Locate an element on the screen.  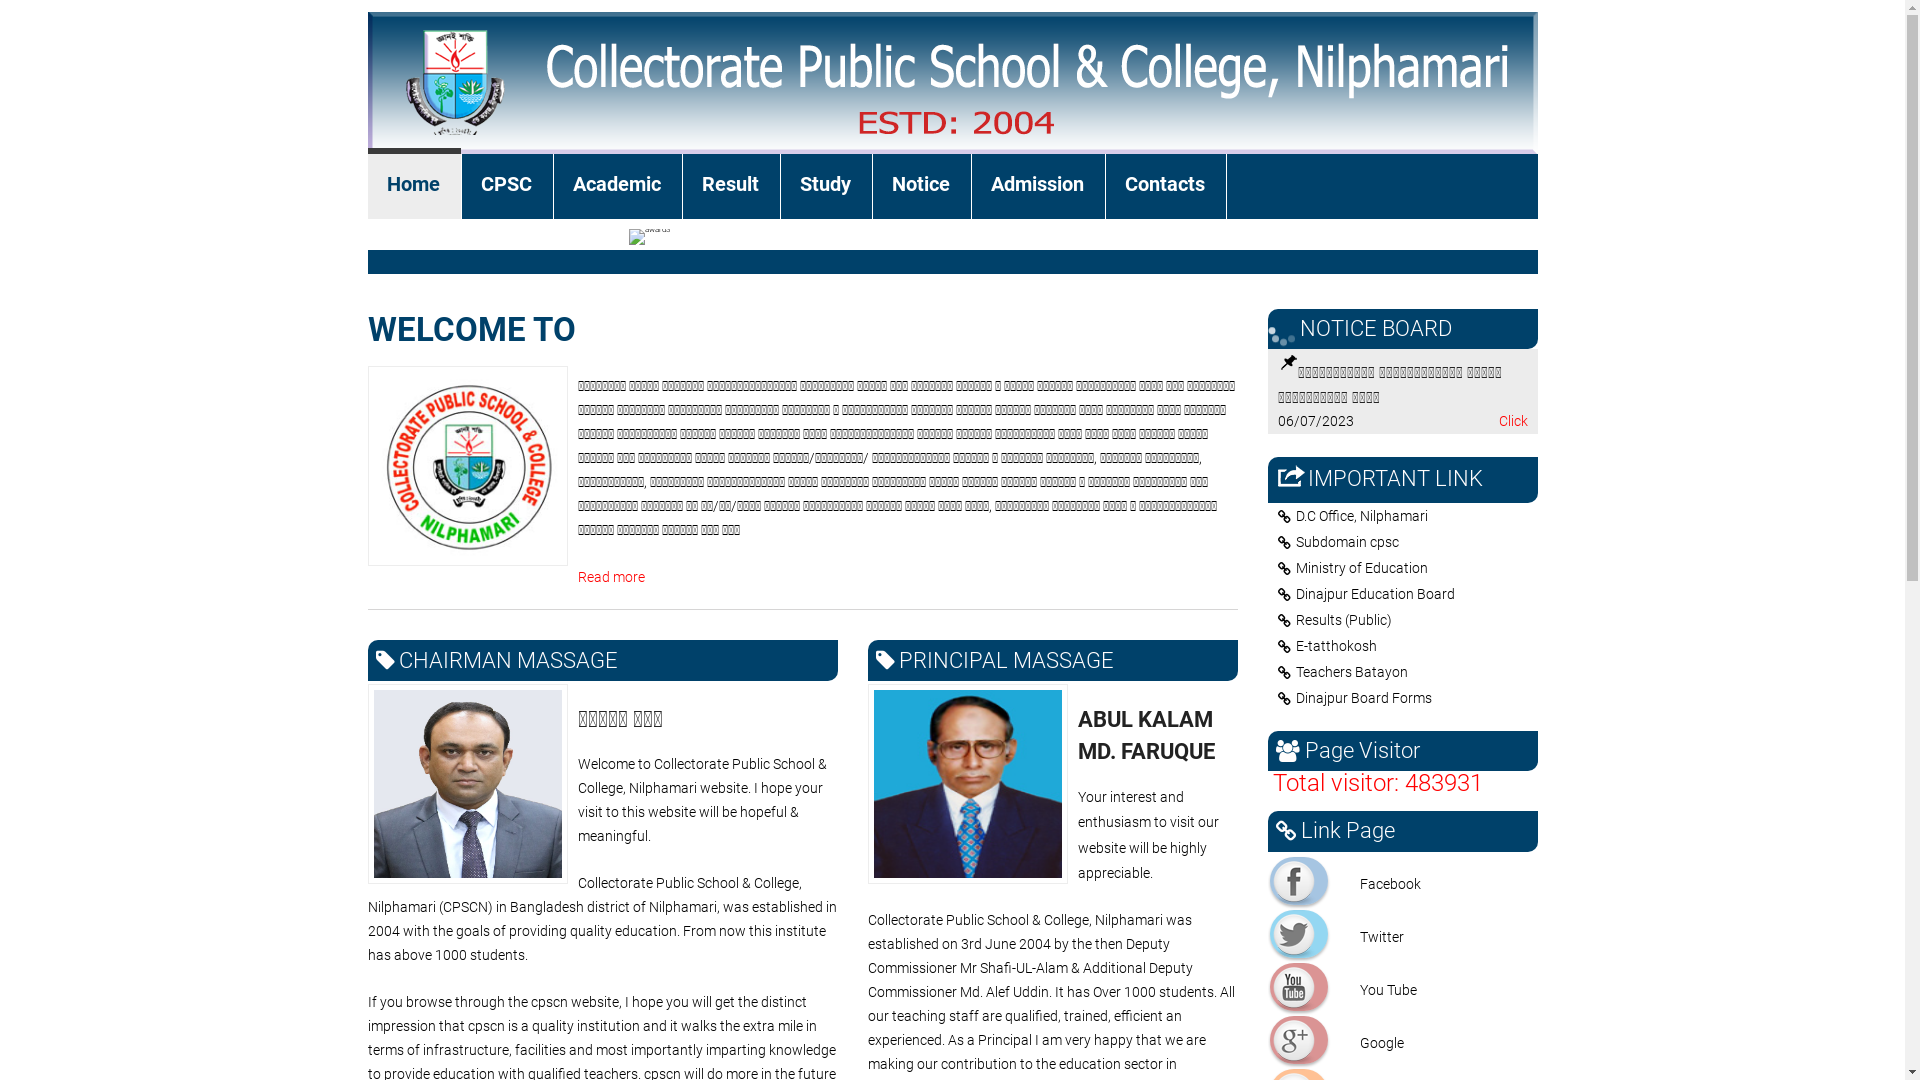
'Results (Public)' is located at coordinates (1406, 619).